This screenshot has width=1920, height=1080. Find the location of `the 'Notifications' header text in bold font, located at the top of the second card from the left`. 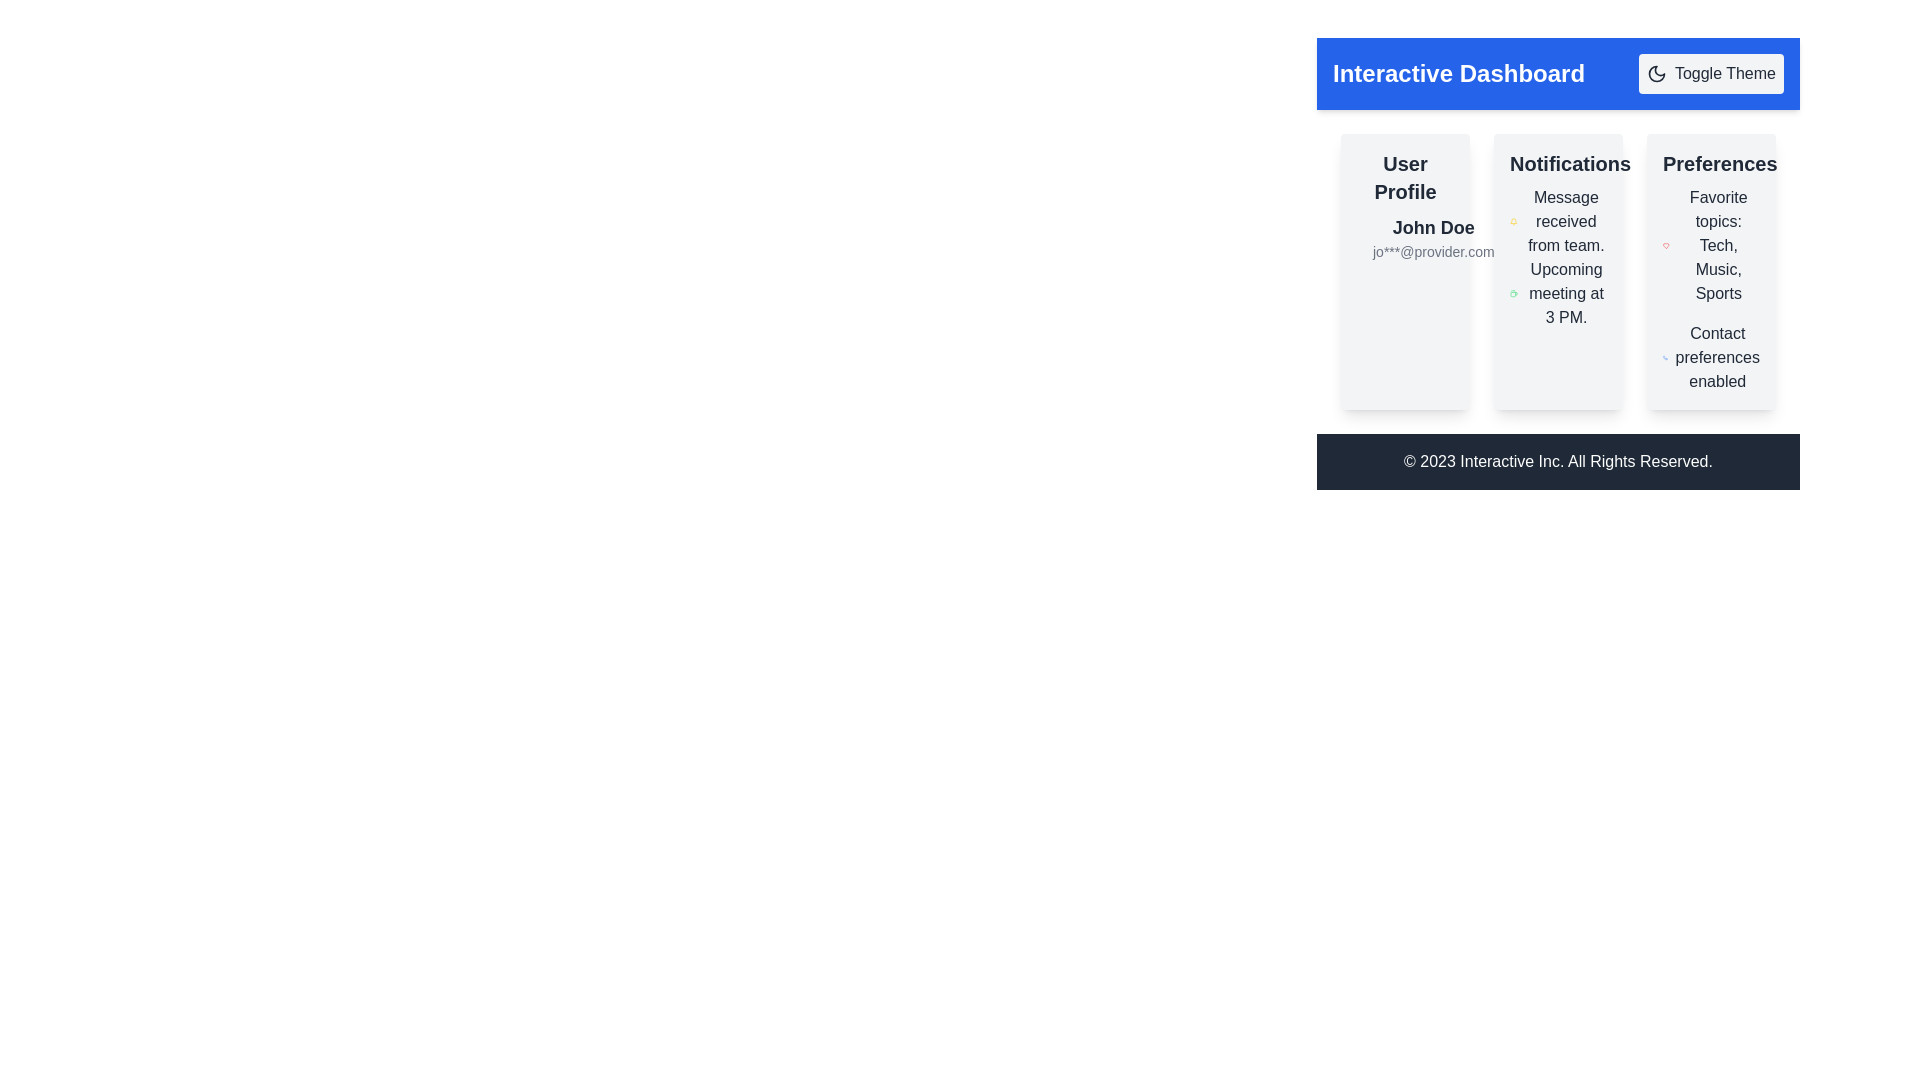

the 'Notifications' header text in bold font, located at the top of the second card from the left is located at coordinates (1557, 163).